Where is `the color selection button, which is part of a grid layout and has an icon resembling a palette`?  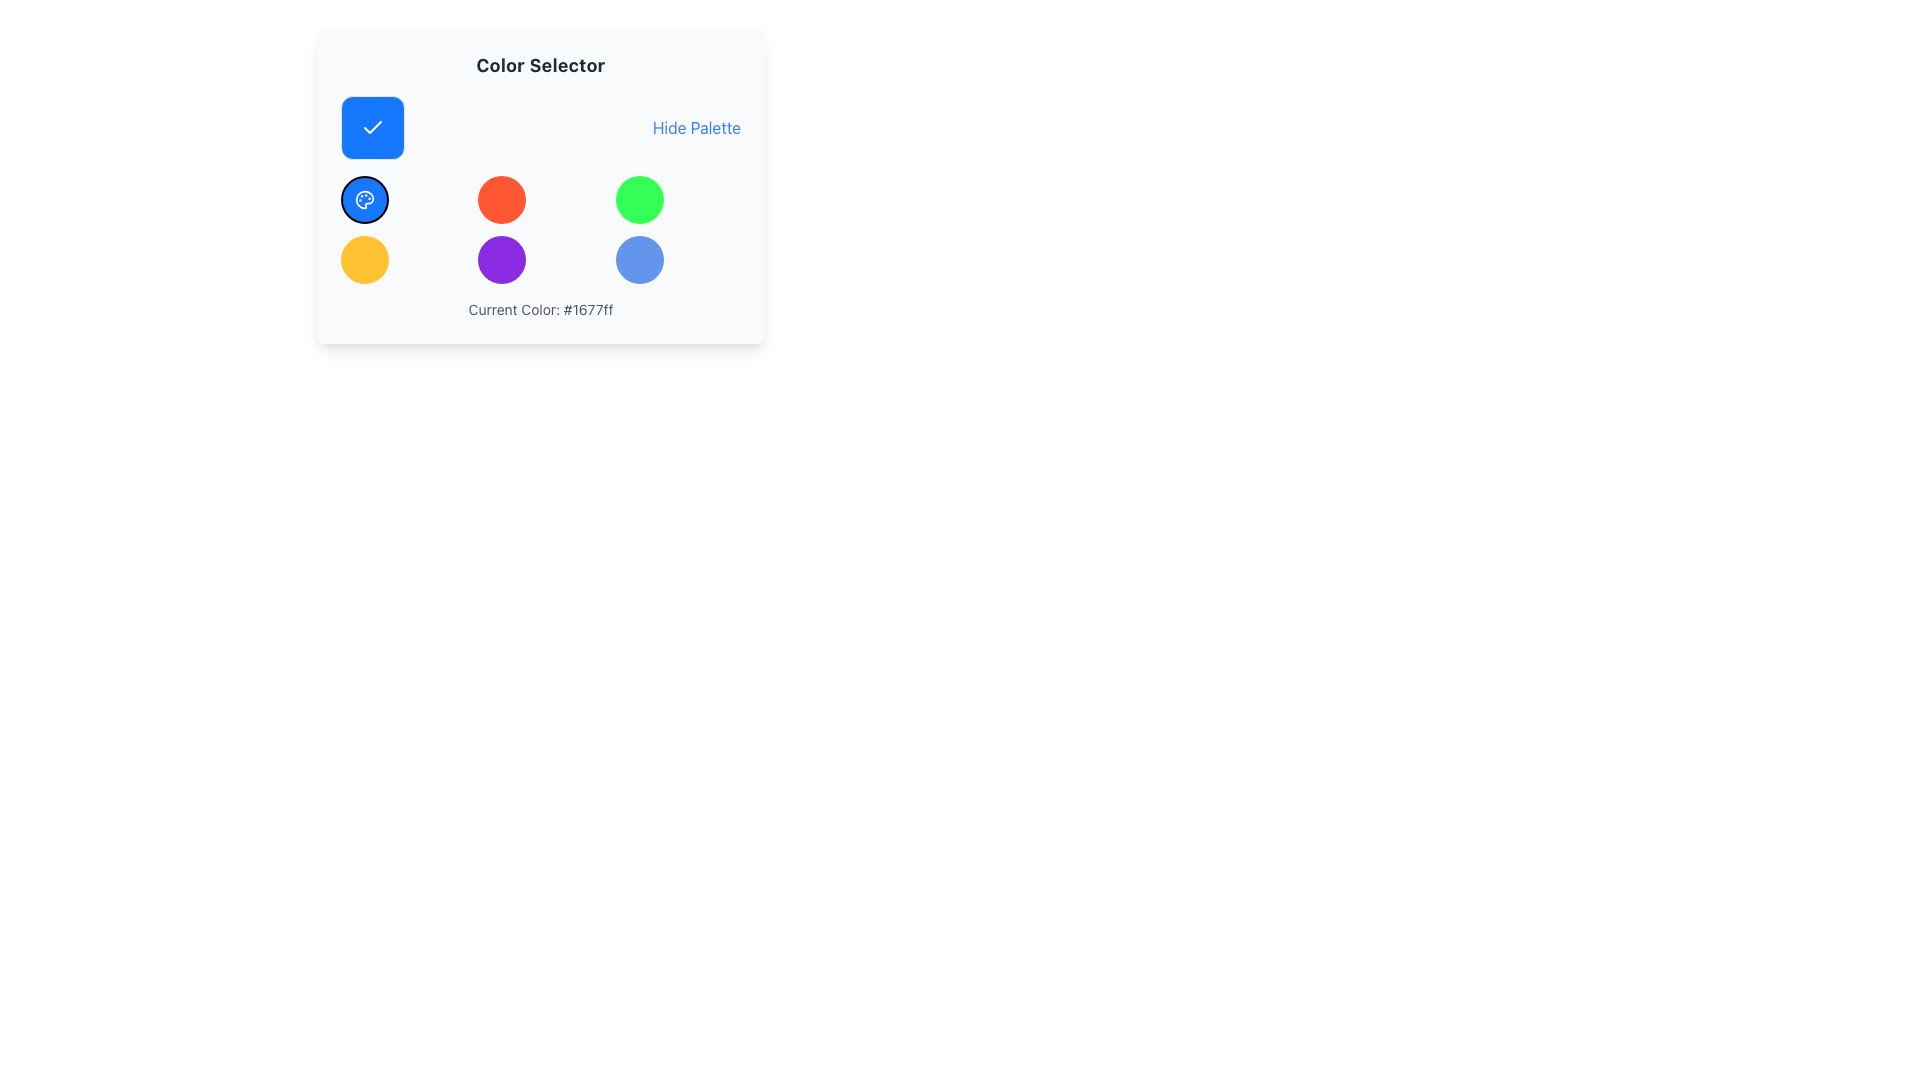
the color selection button, which is part of a grid layout and has an icon resembling a palette is located at coordinates (364, 200).